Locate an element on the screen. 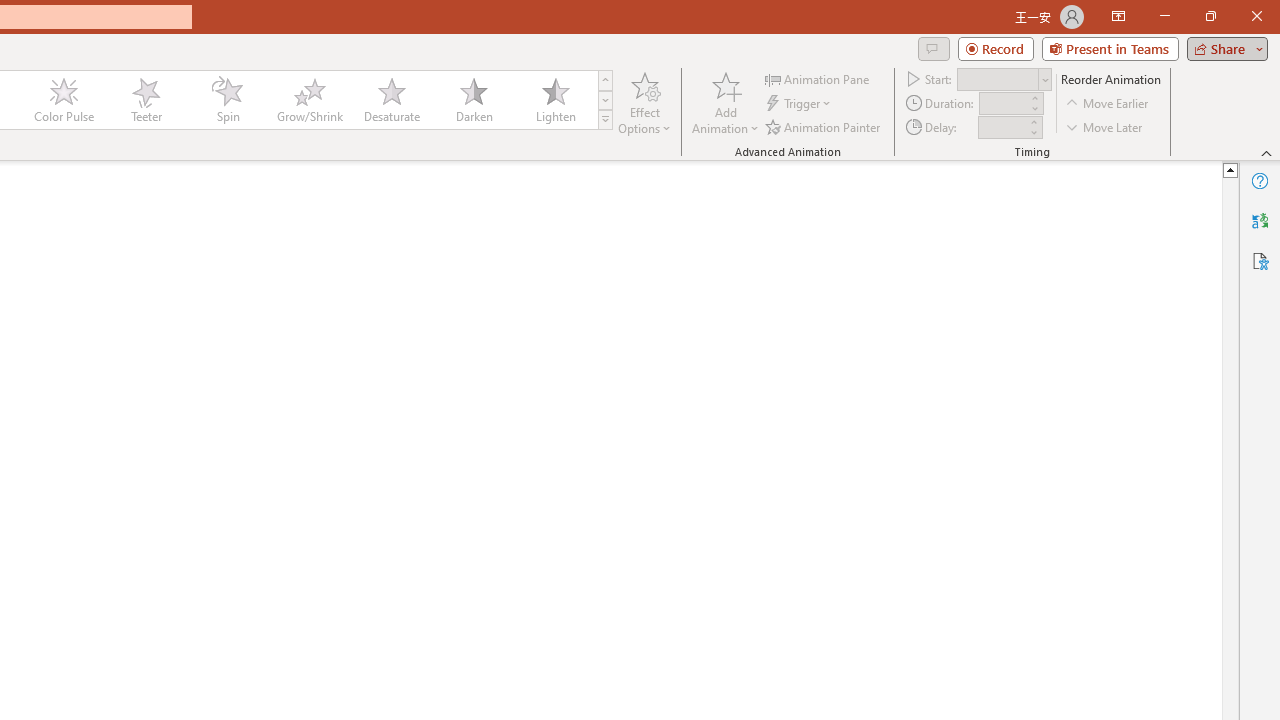 The width and height of the screenshot is (1280, 720). 'Animation Delay' is located at coordinates (1002, 127).